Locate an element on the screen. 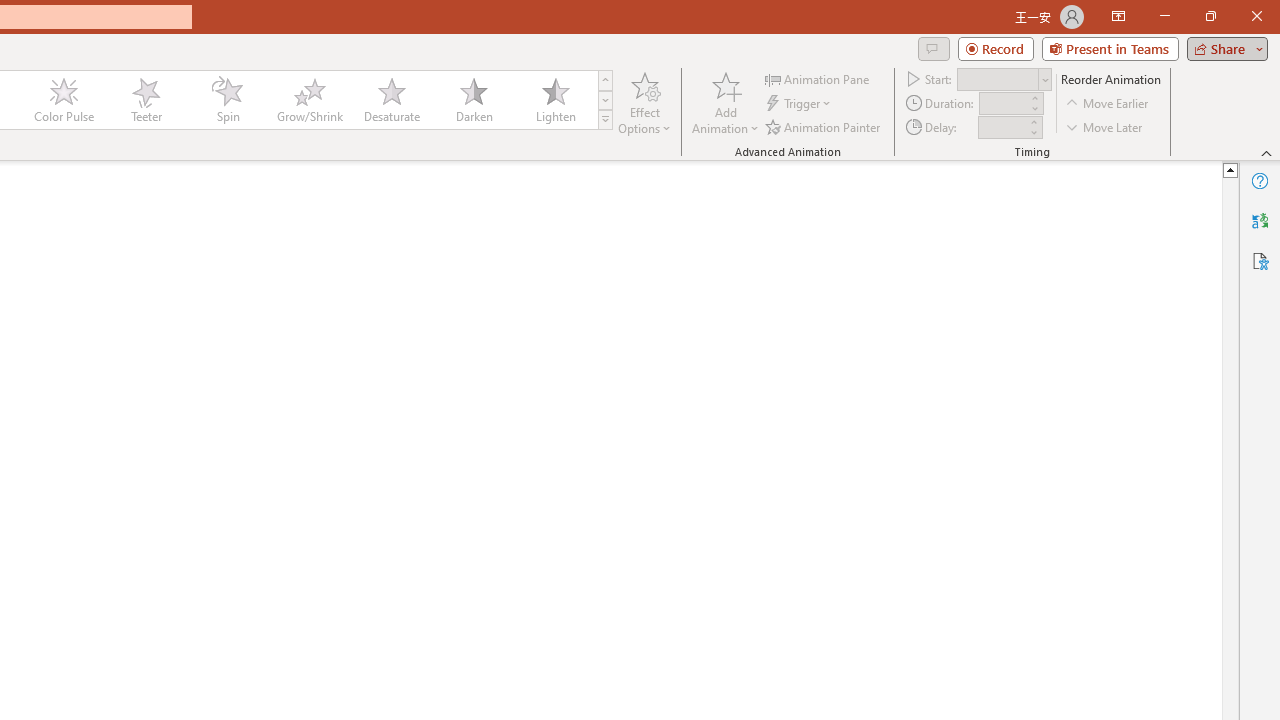 The width and height of the screenshot is (1280, 720). 'Animation Delay' is located at coordinates (1002, 127).